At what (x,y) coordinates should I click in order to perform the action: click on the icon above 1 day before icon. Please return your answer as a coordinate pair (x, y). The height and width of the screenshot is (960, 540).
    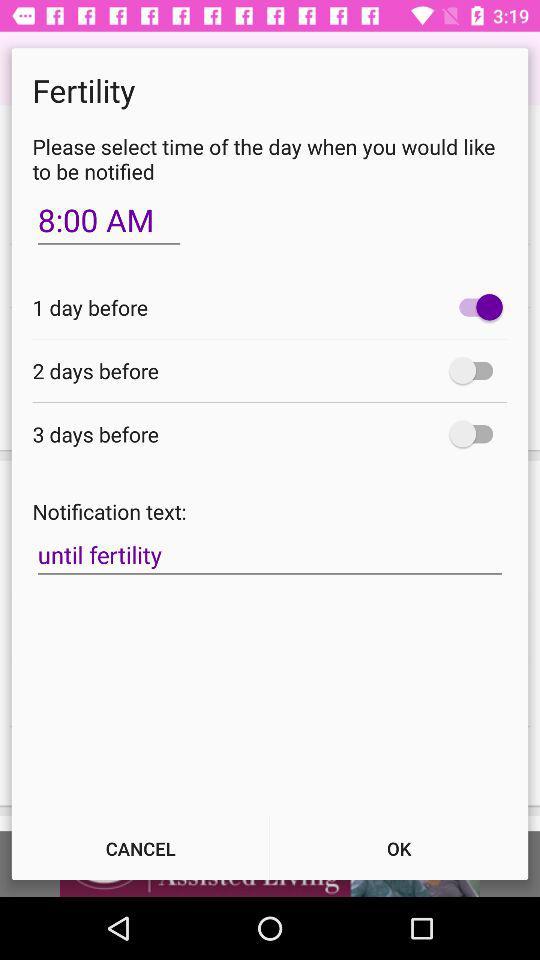
    Looking at the image, I should click on (109, 220).